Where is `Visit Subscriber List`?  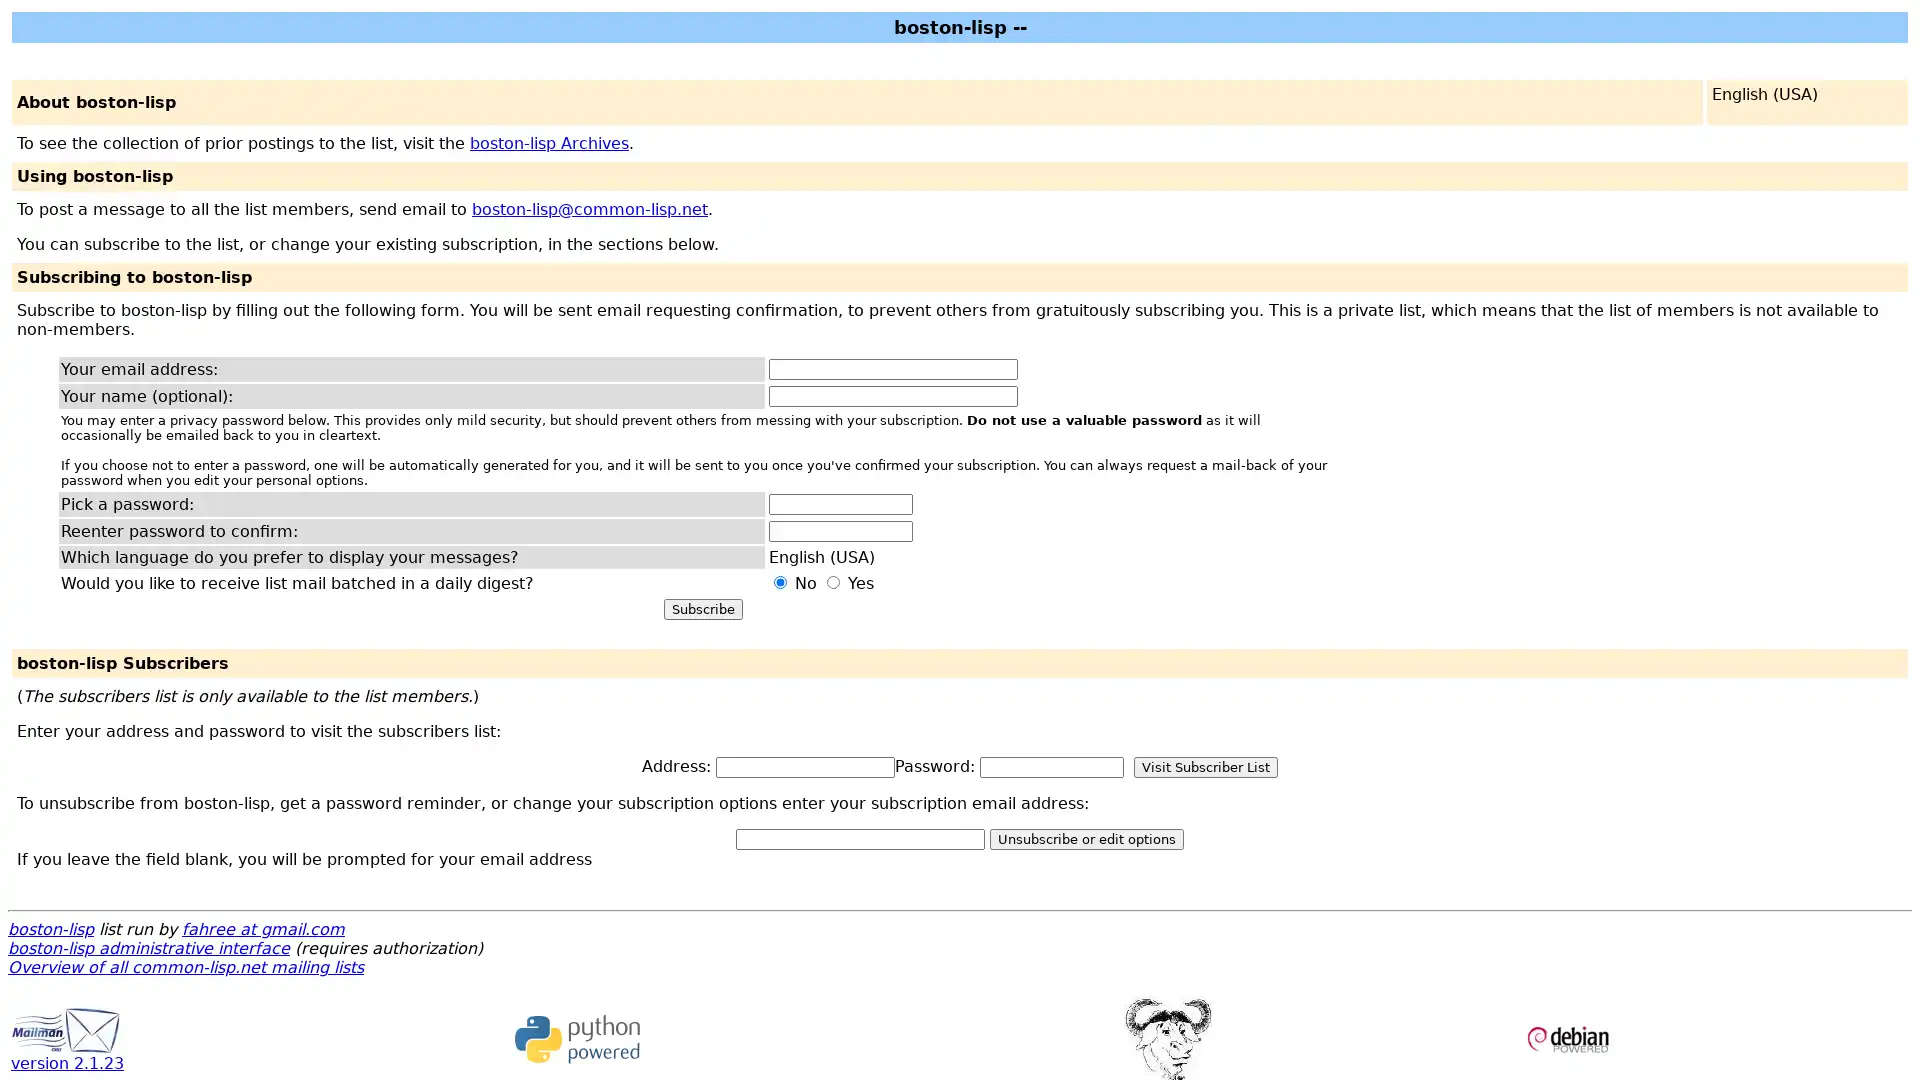 Visit Subscriber List is located at coordinates (1204, 766).